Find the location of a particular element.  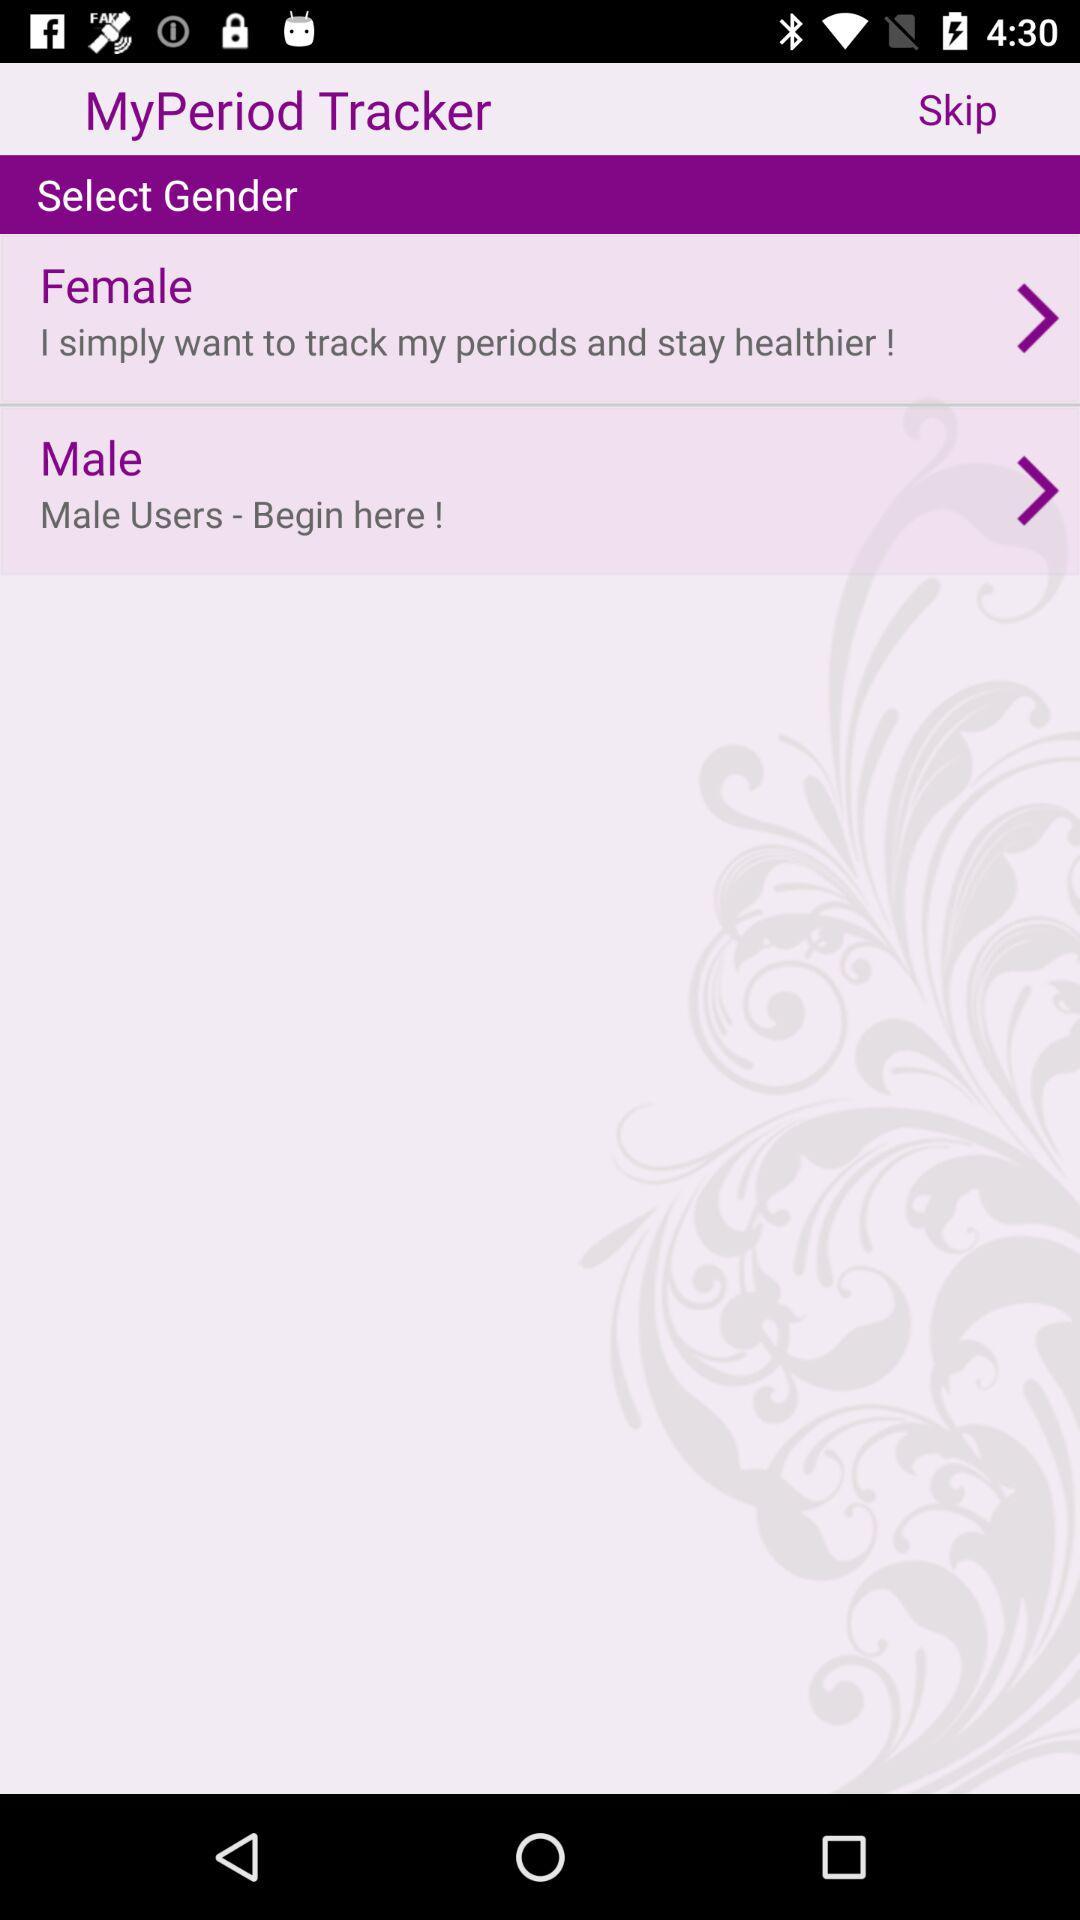

the skip app is located at coordinates (999, 108).